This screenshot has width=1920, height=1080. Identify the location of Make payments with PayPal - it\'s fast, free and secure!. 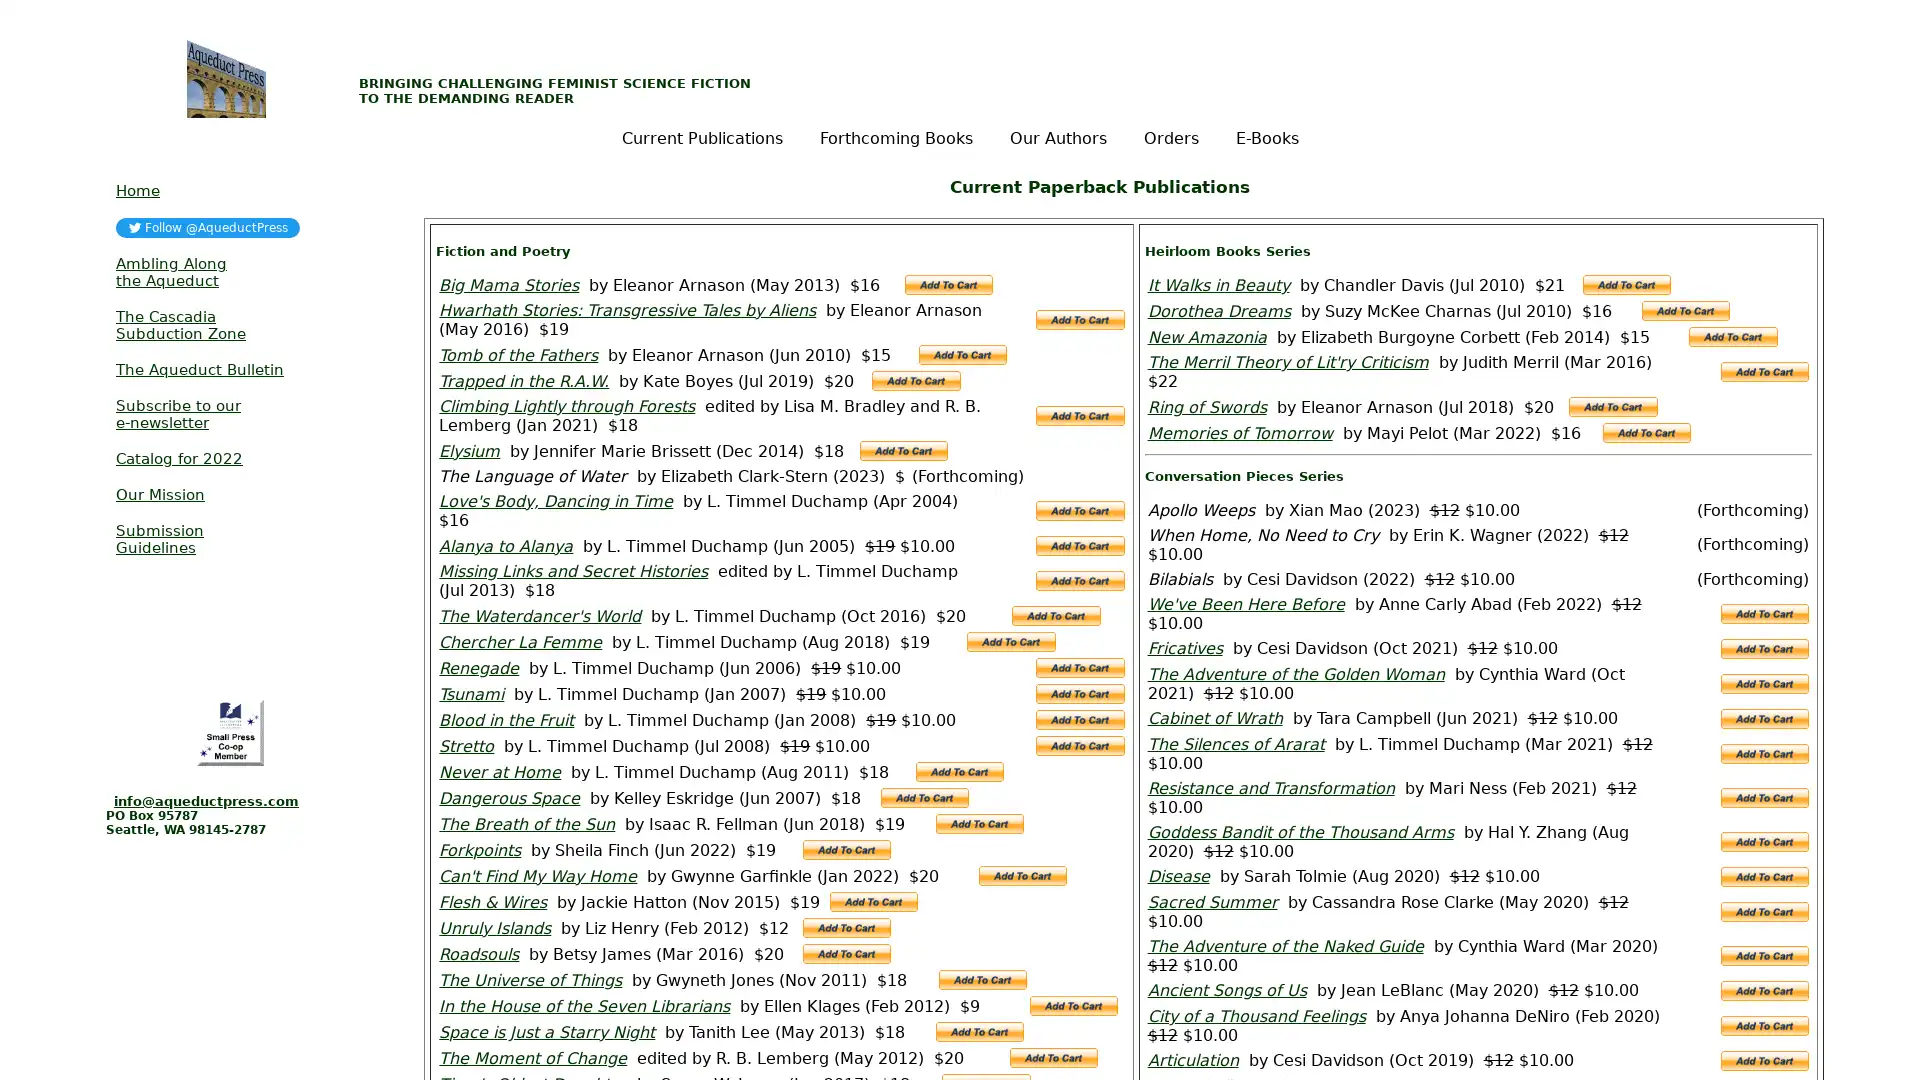
(902, 451).